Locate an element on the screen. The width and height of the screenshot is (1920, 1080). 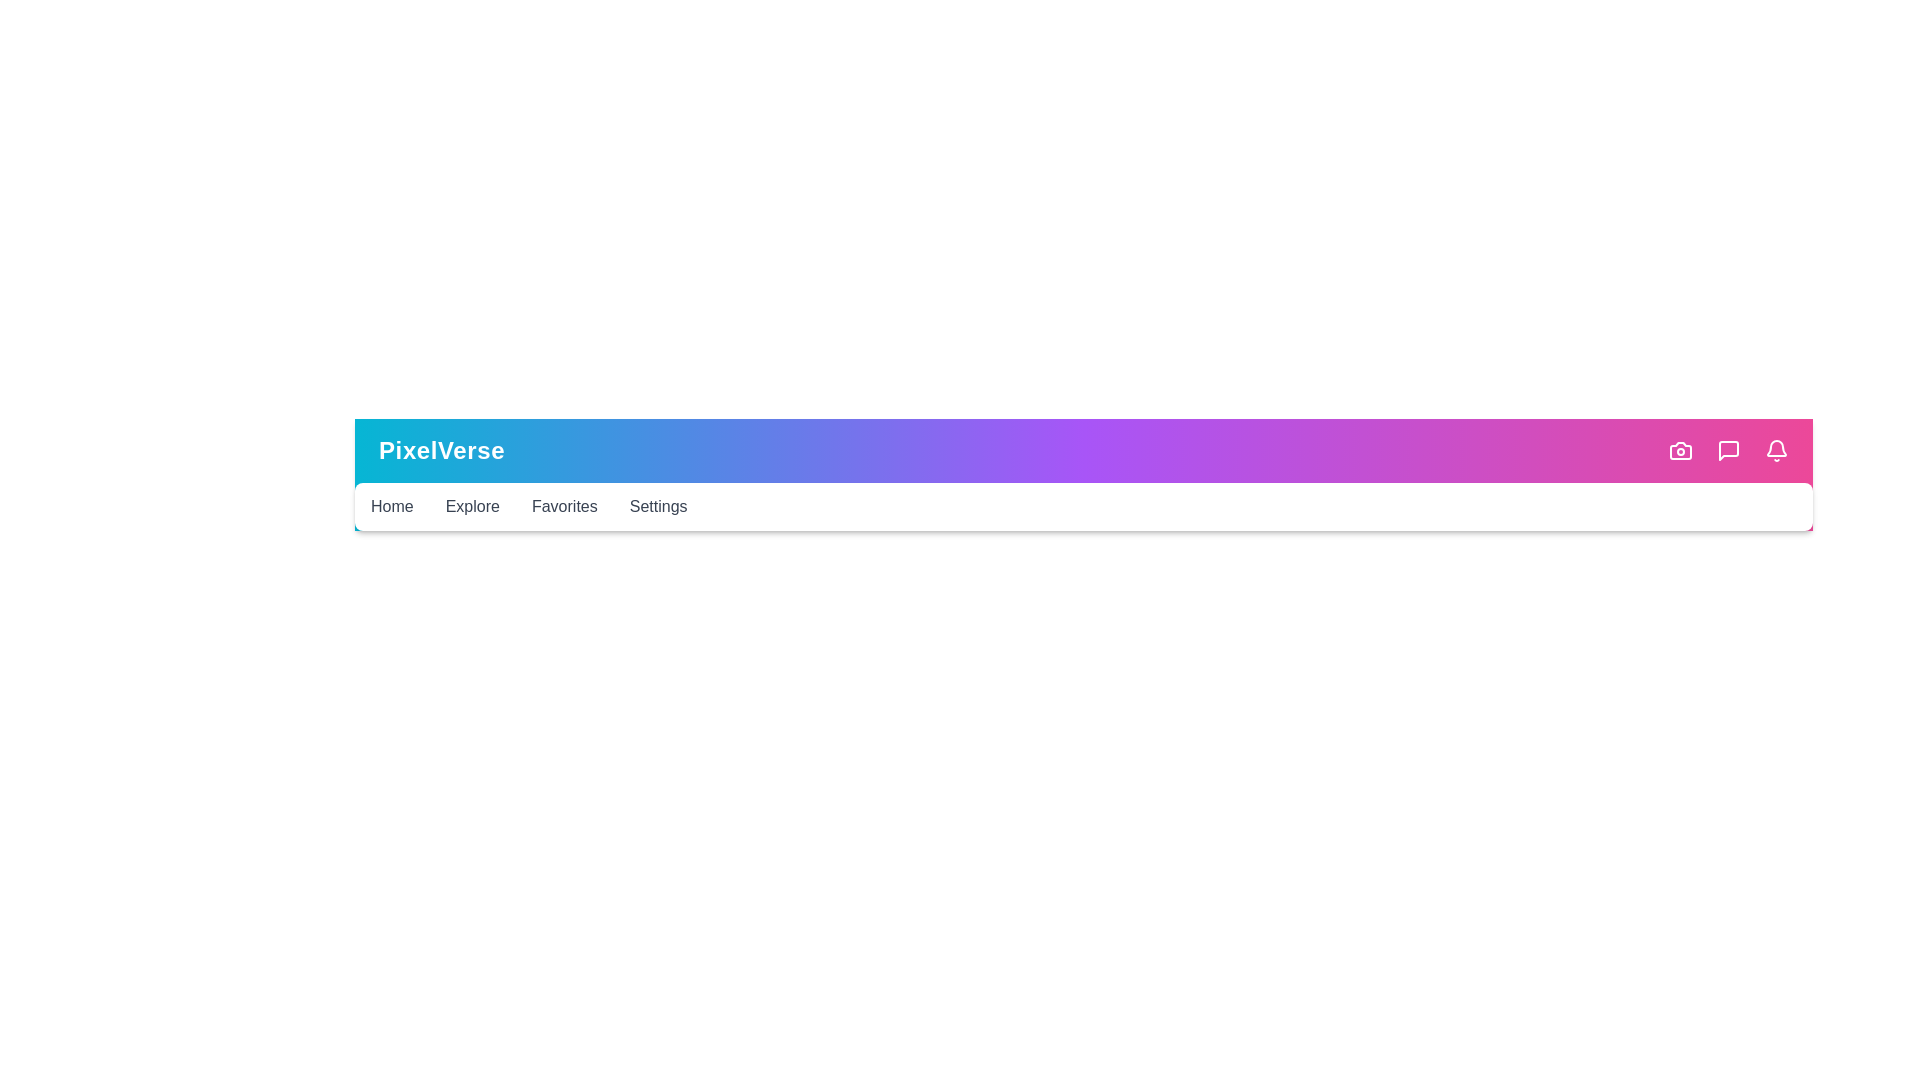
the Notifications icon to perform the corresponding quick action is located at coordinates (1776, 451).